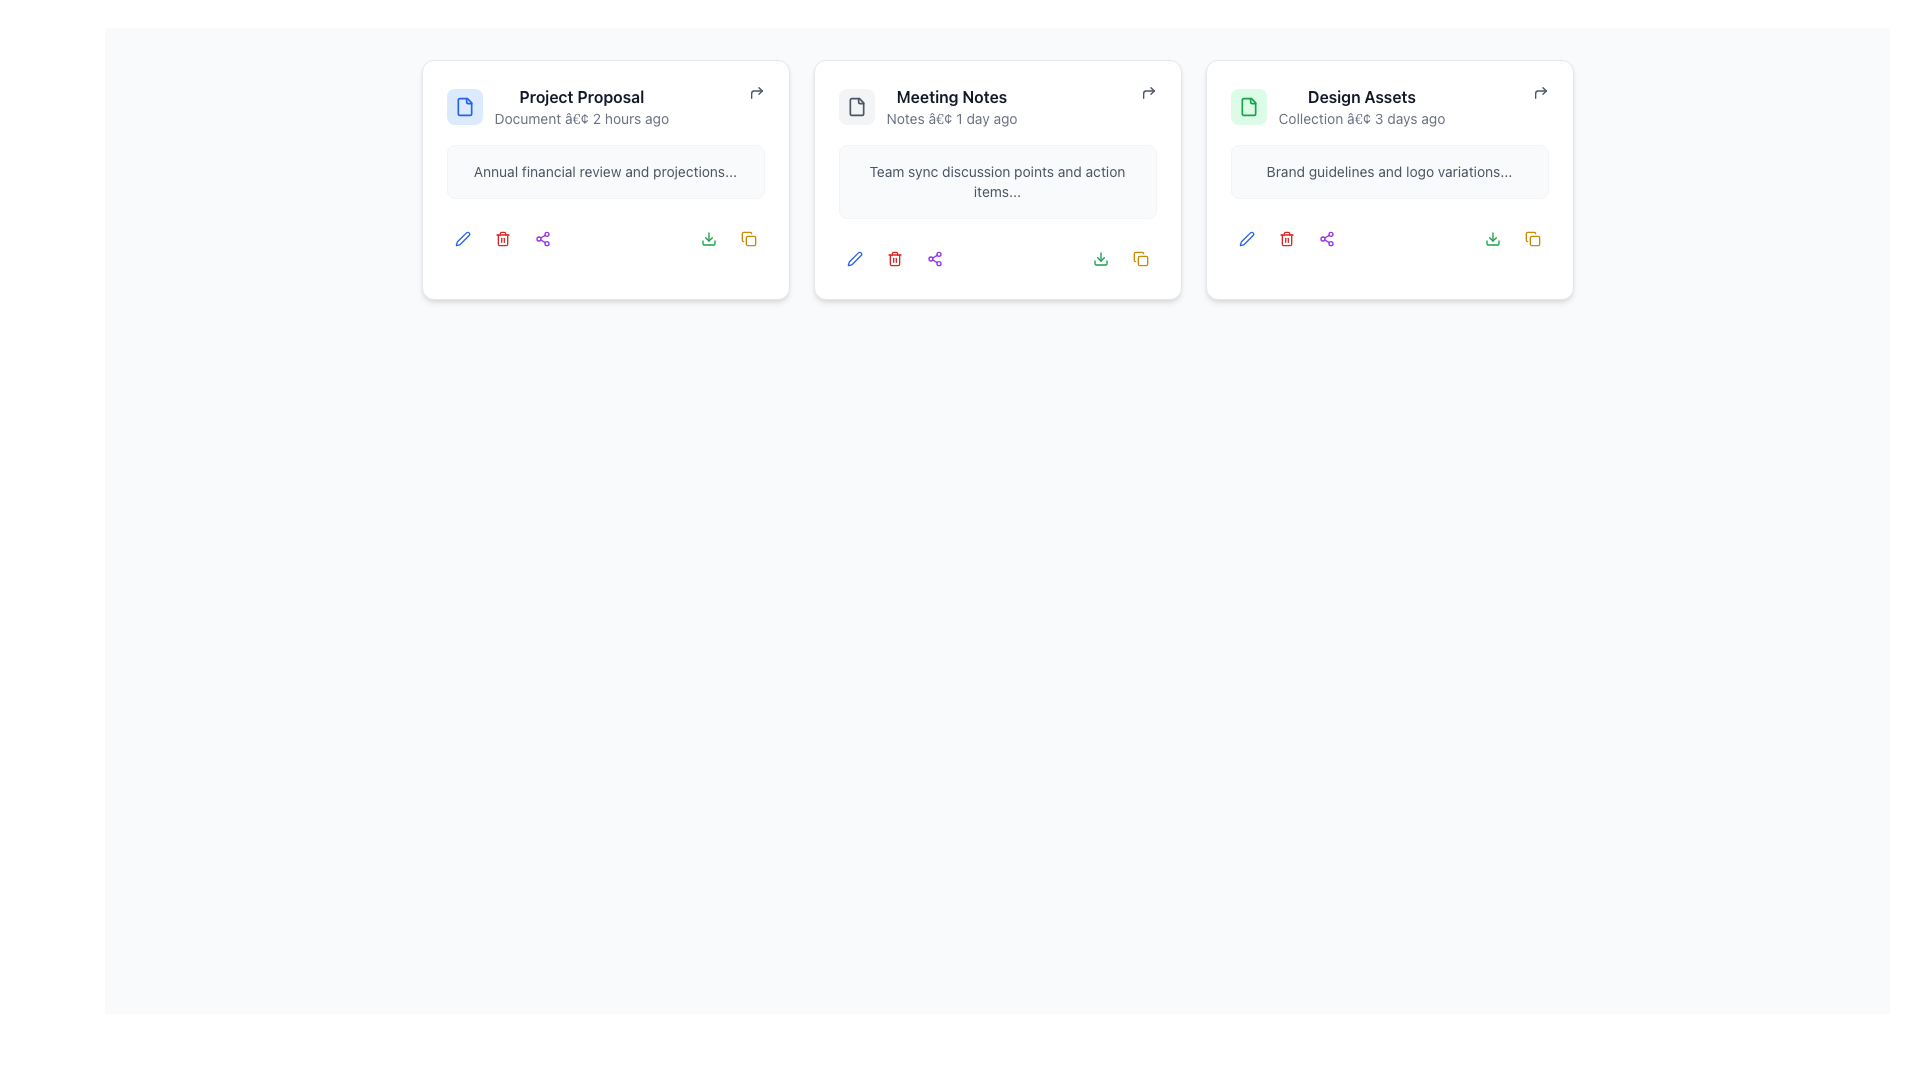 The width and height of the screenshot is (1920, 1080). Describe the element at coordinates (1099, 257) in the screenshot. I see `the green download icon button located at the bottom-right side of the 'Meeting Notes' card to initiate a download` at that location.